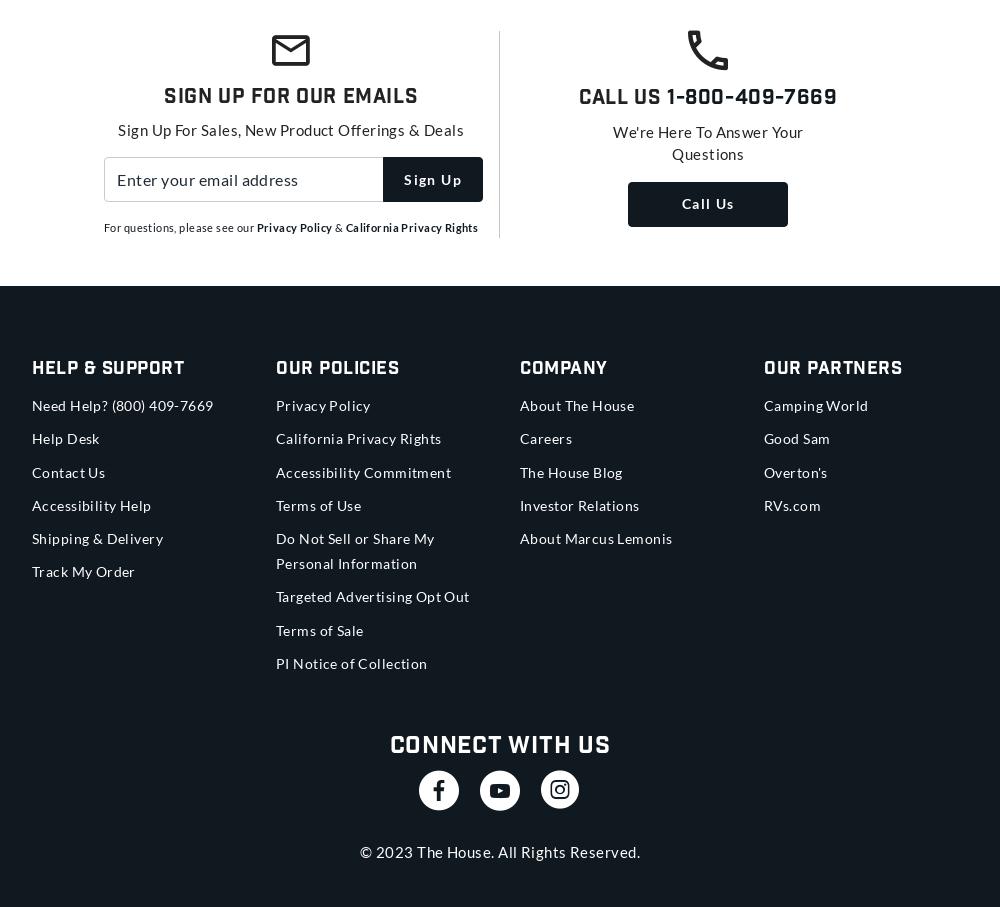  What do you see at coordinates (32, 368) in the screenshot?
I see `'Help & Support'` at bounding box center [32, 368].